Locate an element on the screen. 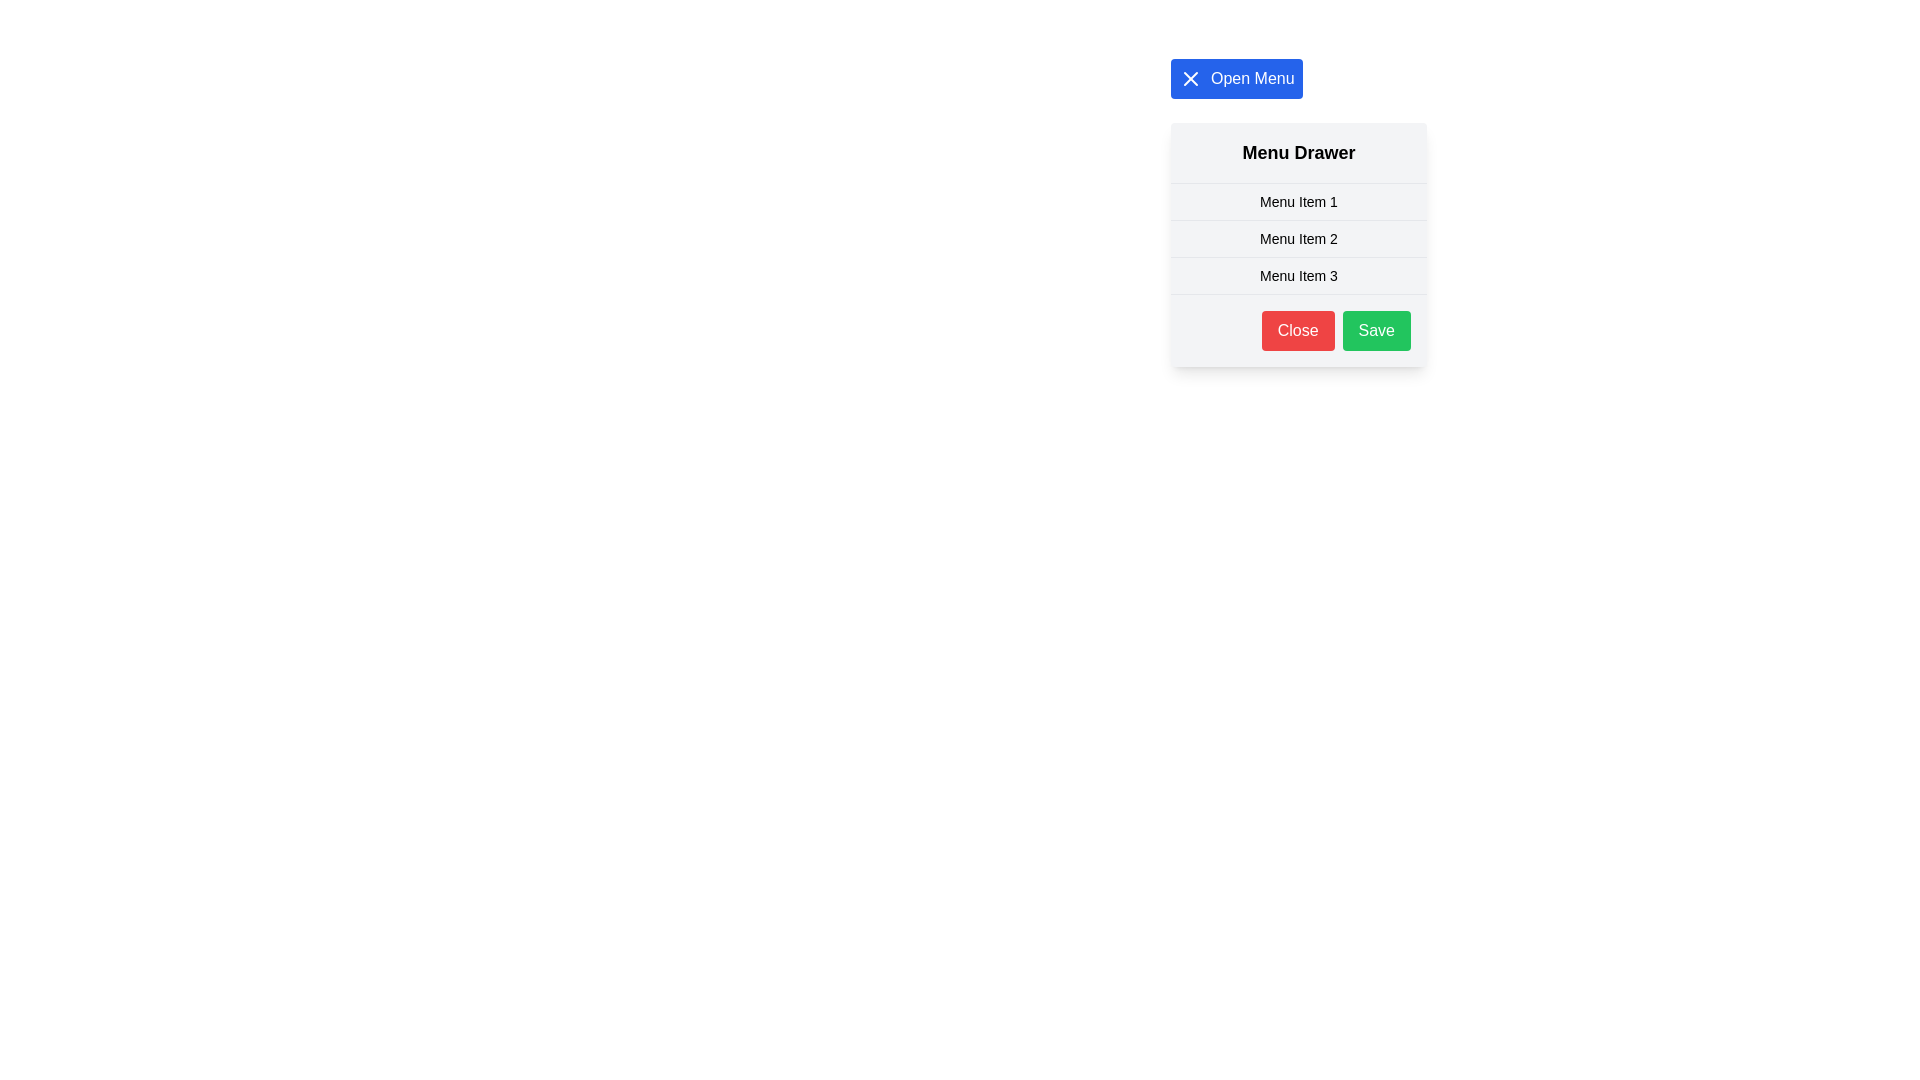  the button located in the bottom-right section of the modal interface is located at coordinates (1298, 330).